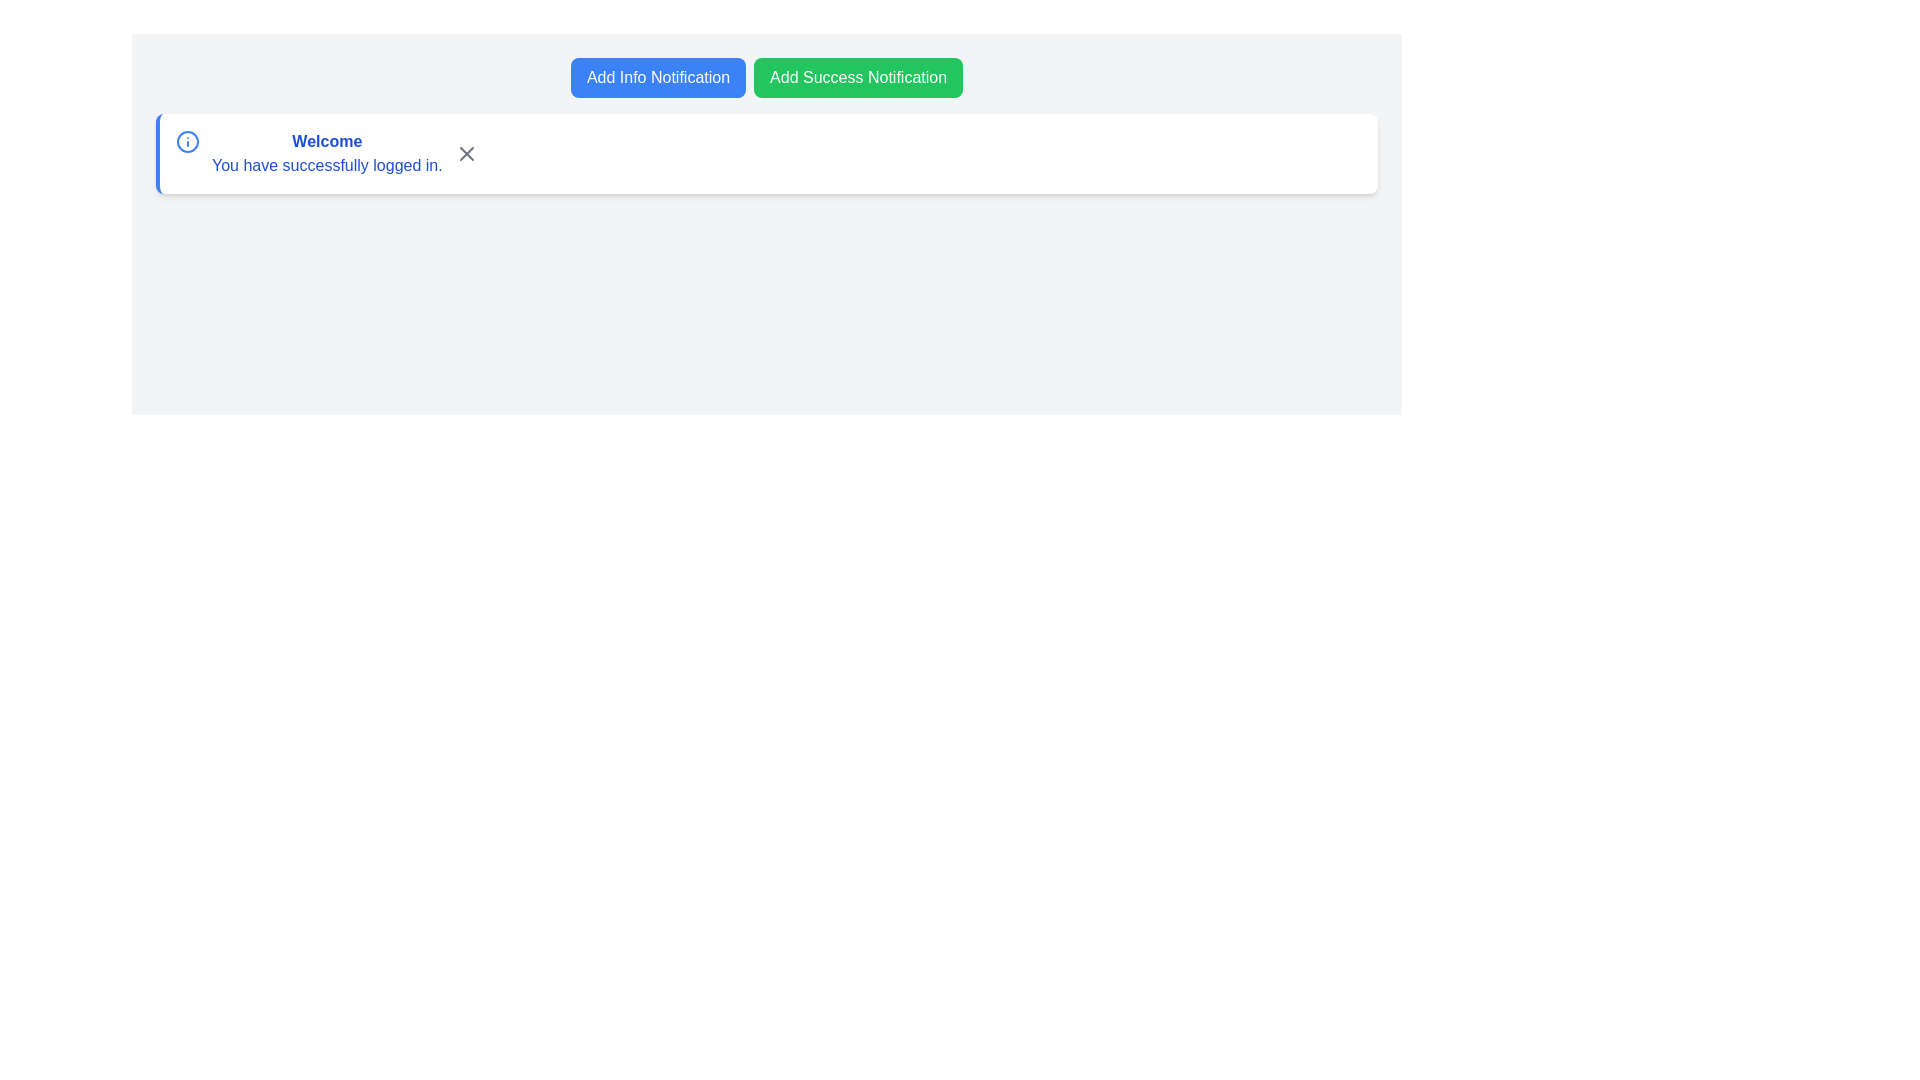 Image resolution: width=1920 pixels, height=1080 pixels. I want to click on the circular SVG element that indicates the informational nature of the notification in the notification card, so click(187, 141).